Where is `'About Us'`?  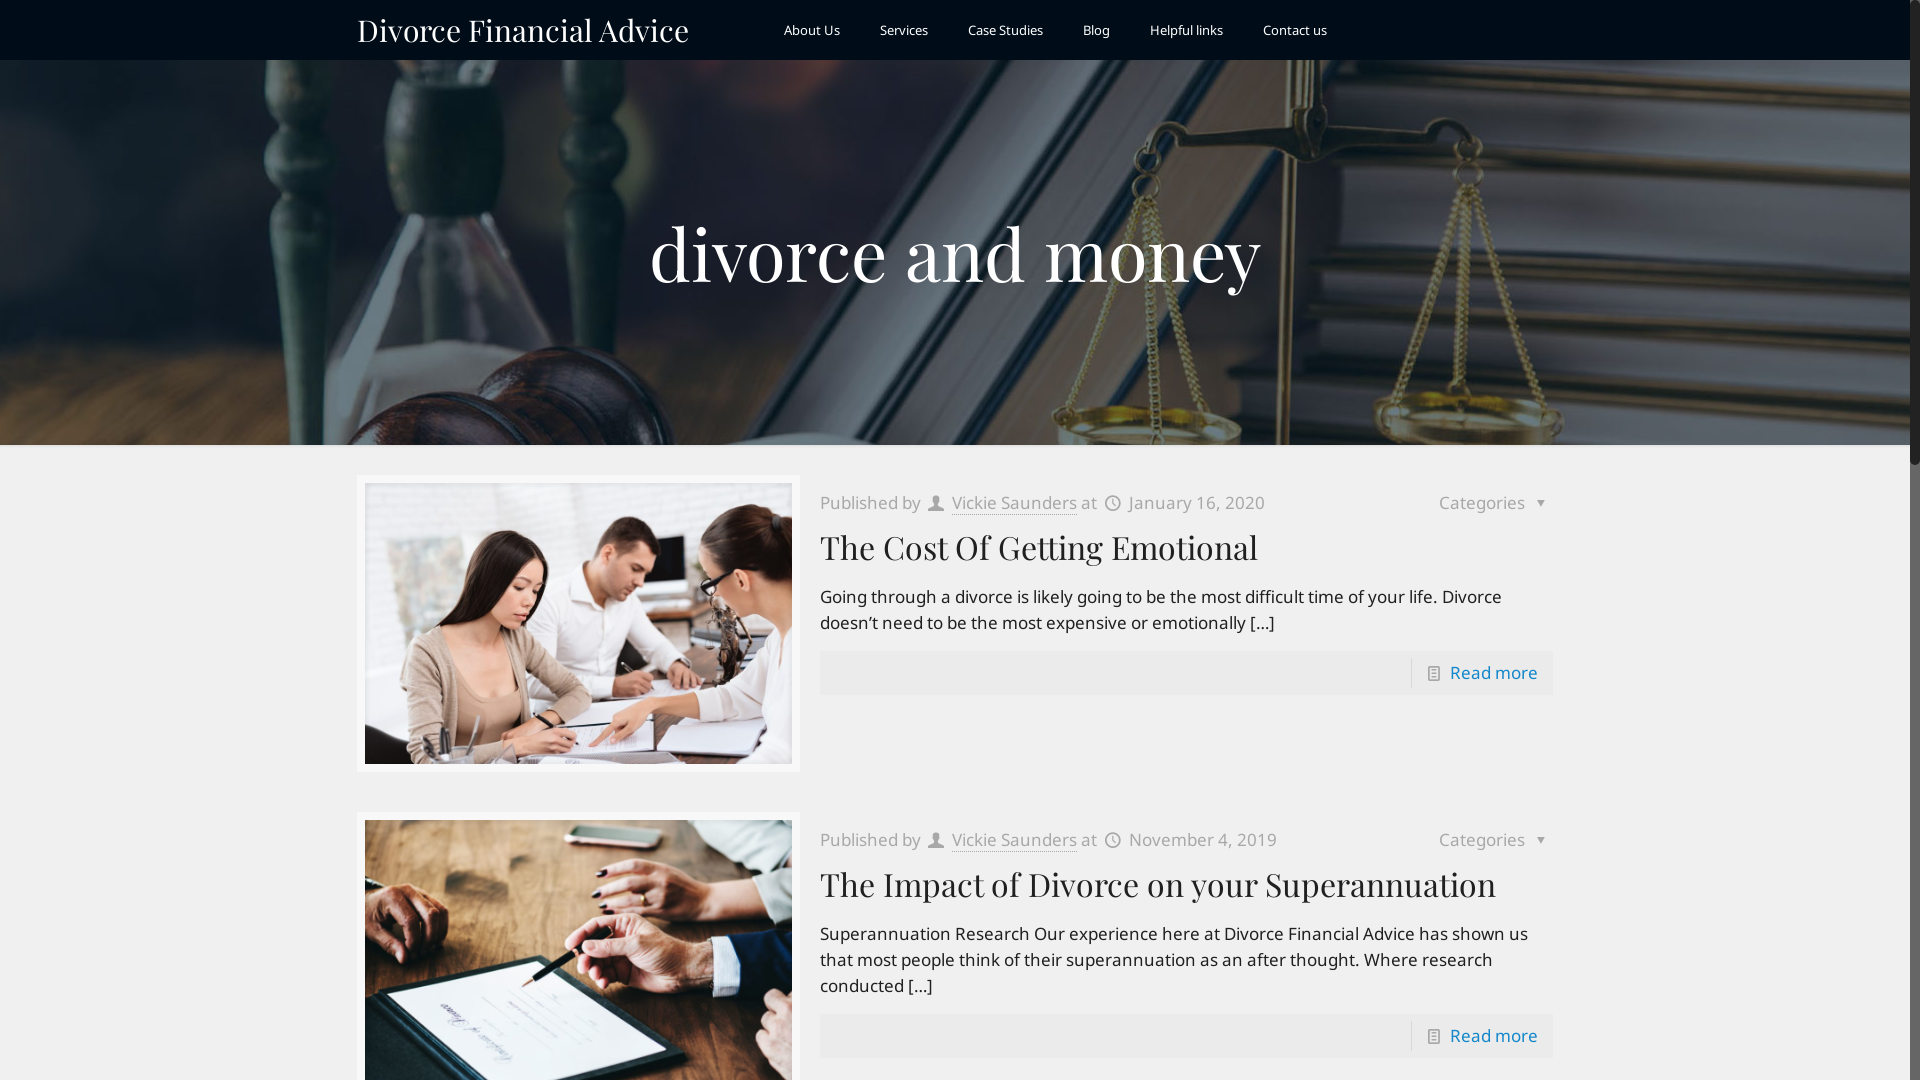
'About Us' is located at coordinates (811, 30).